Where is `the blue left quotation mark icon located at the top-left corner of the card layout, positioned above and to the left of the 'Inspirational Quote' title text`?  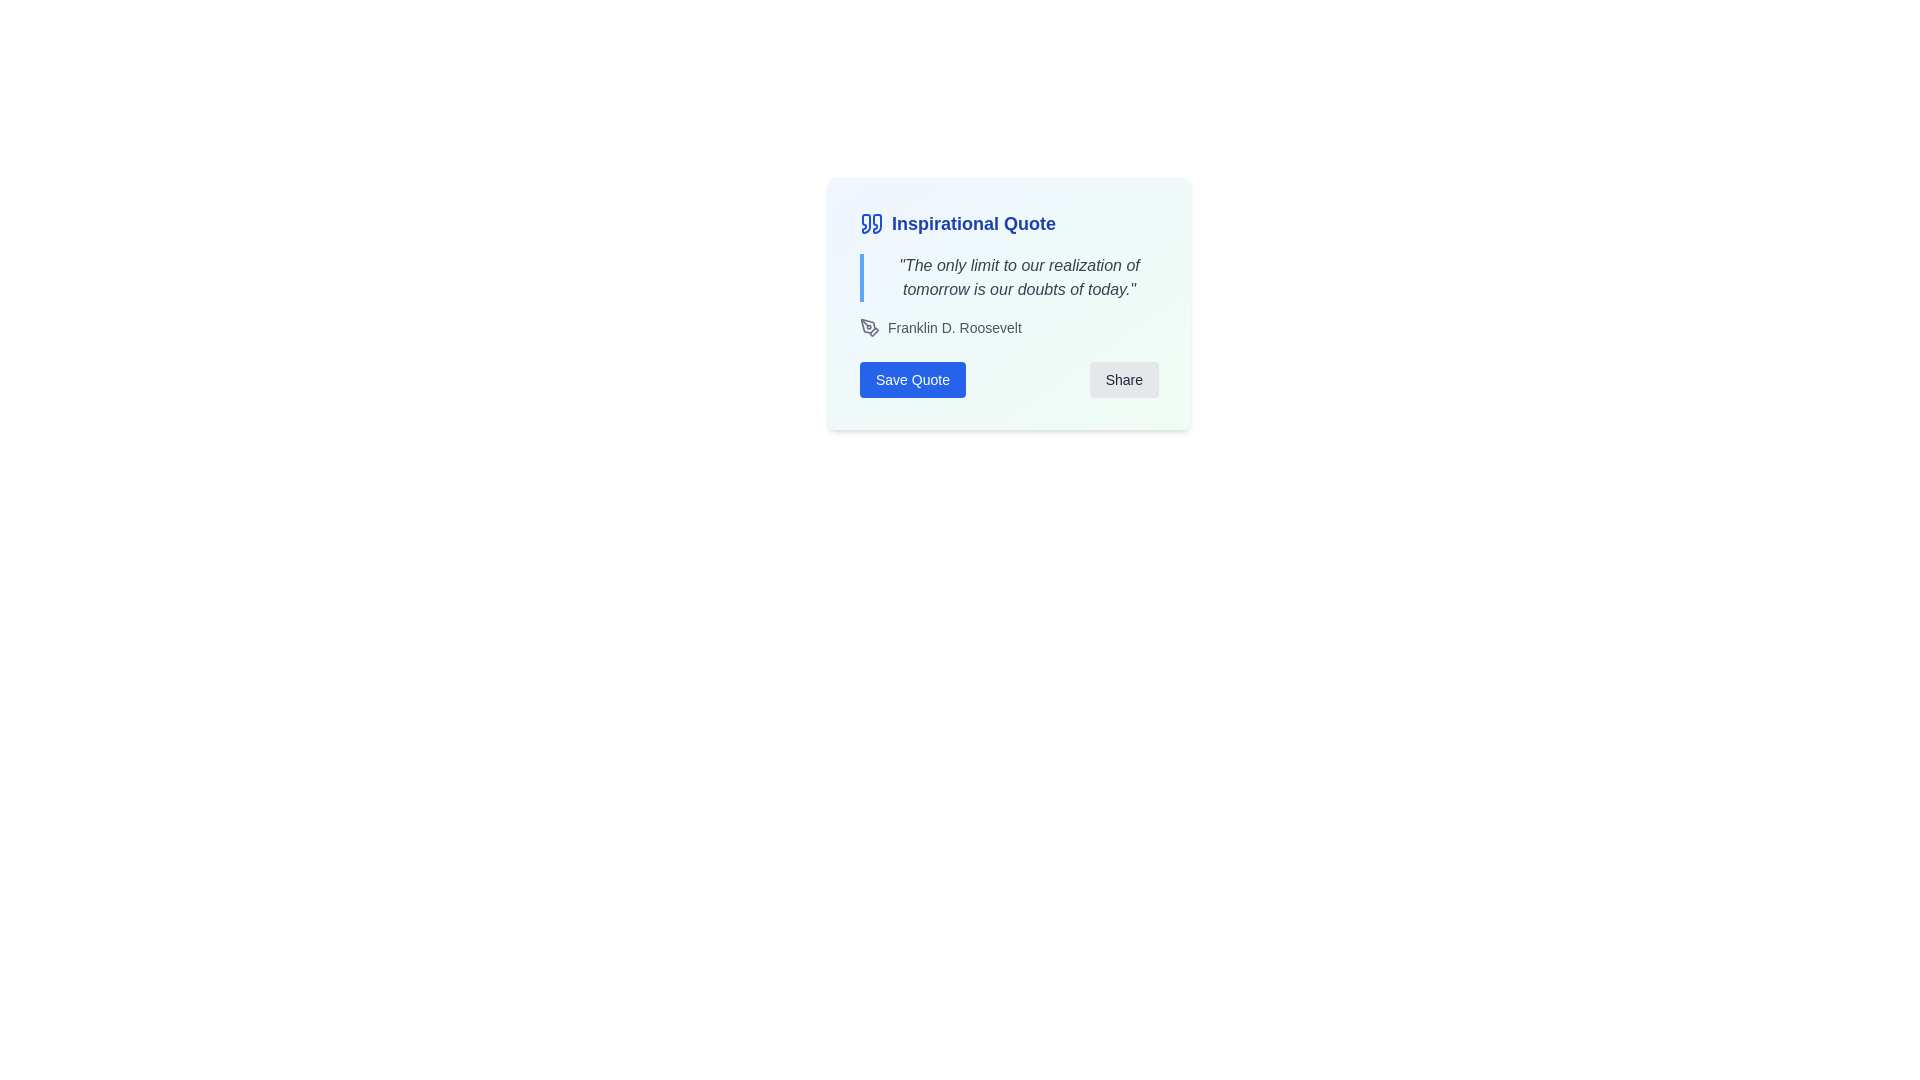
the blue left quotation mark icon located at the top-left corner of the card layout, positioned above and to the left of the 'Inspirational Quote' title text is located at coordinates (866, 223).